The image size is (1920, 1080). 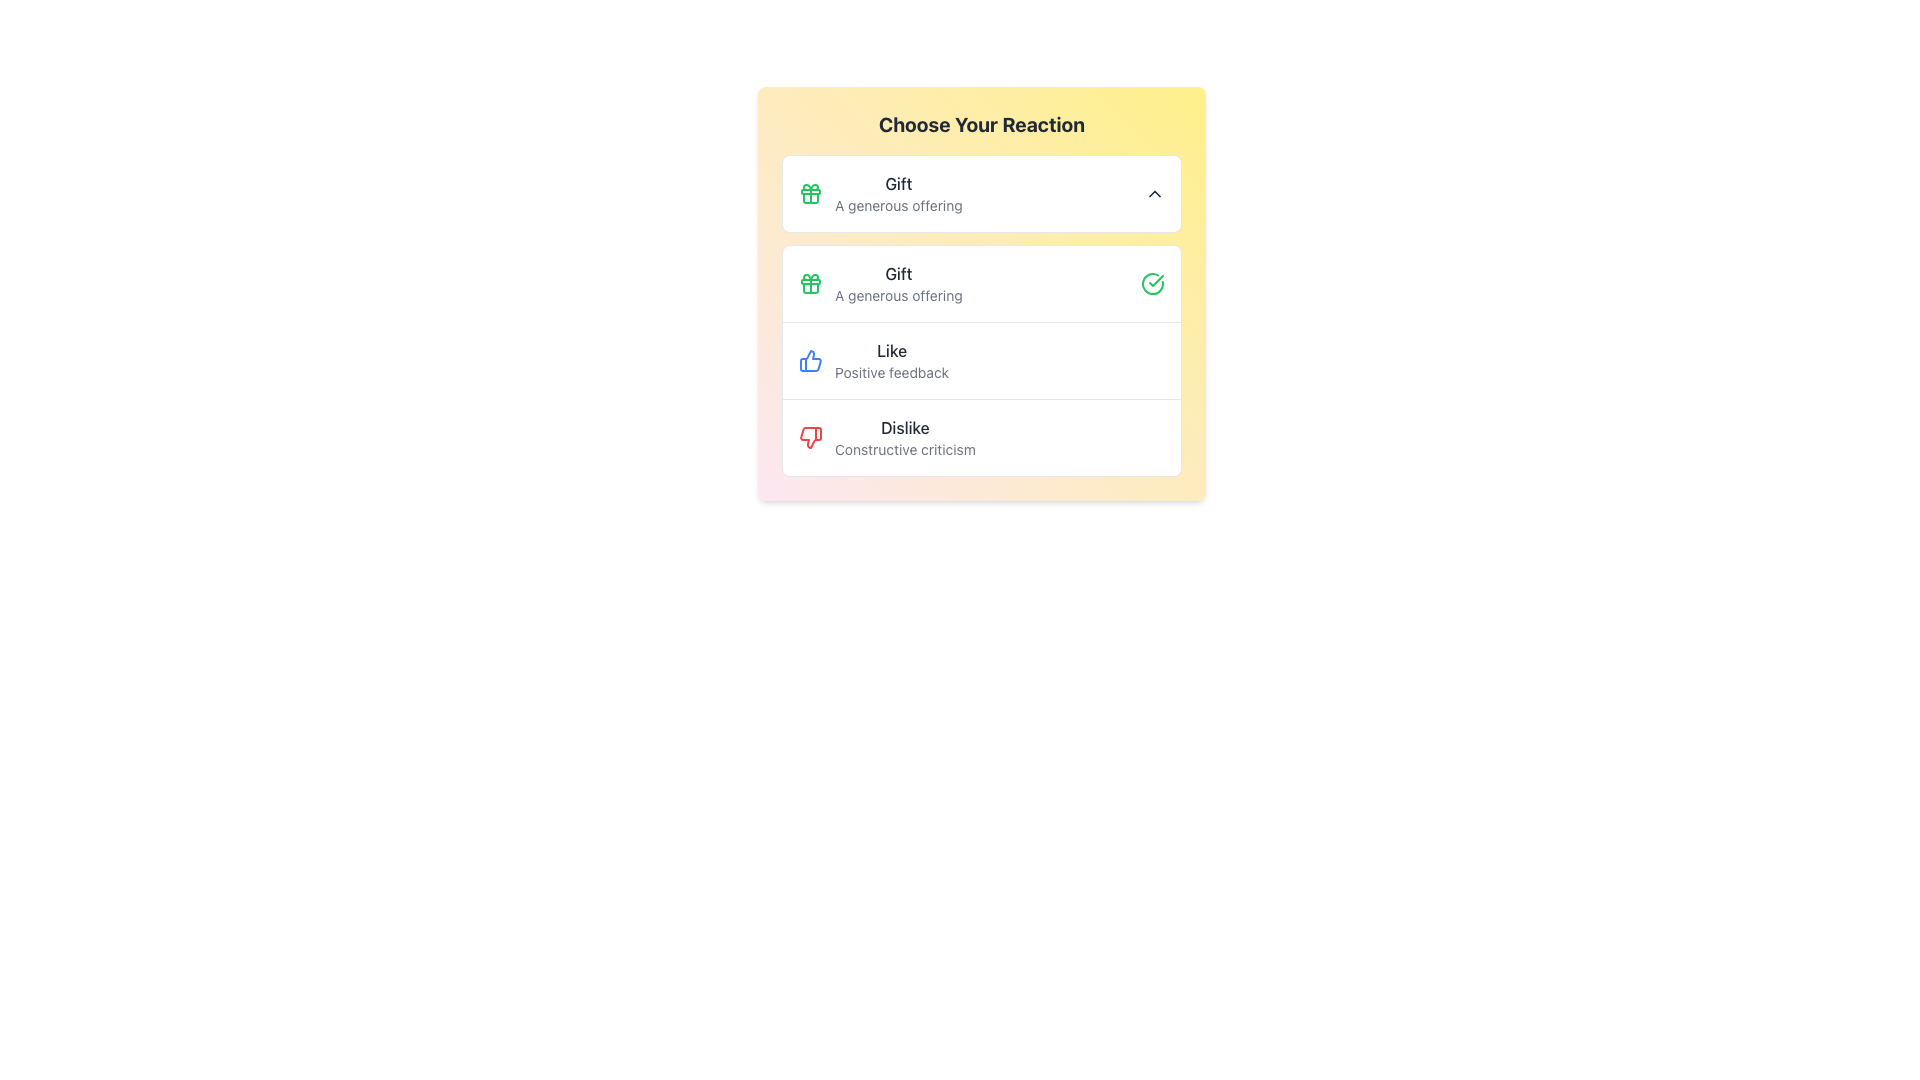 I want to click on the green rectangular bar that is part of the gift box icon in the 'Choose Your Reaction' list, so click(x=811, y=192).